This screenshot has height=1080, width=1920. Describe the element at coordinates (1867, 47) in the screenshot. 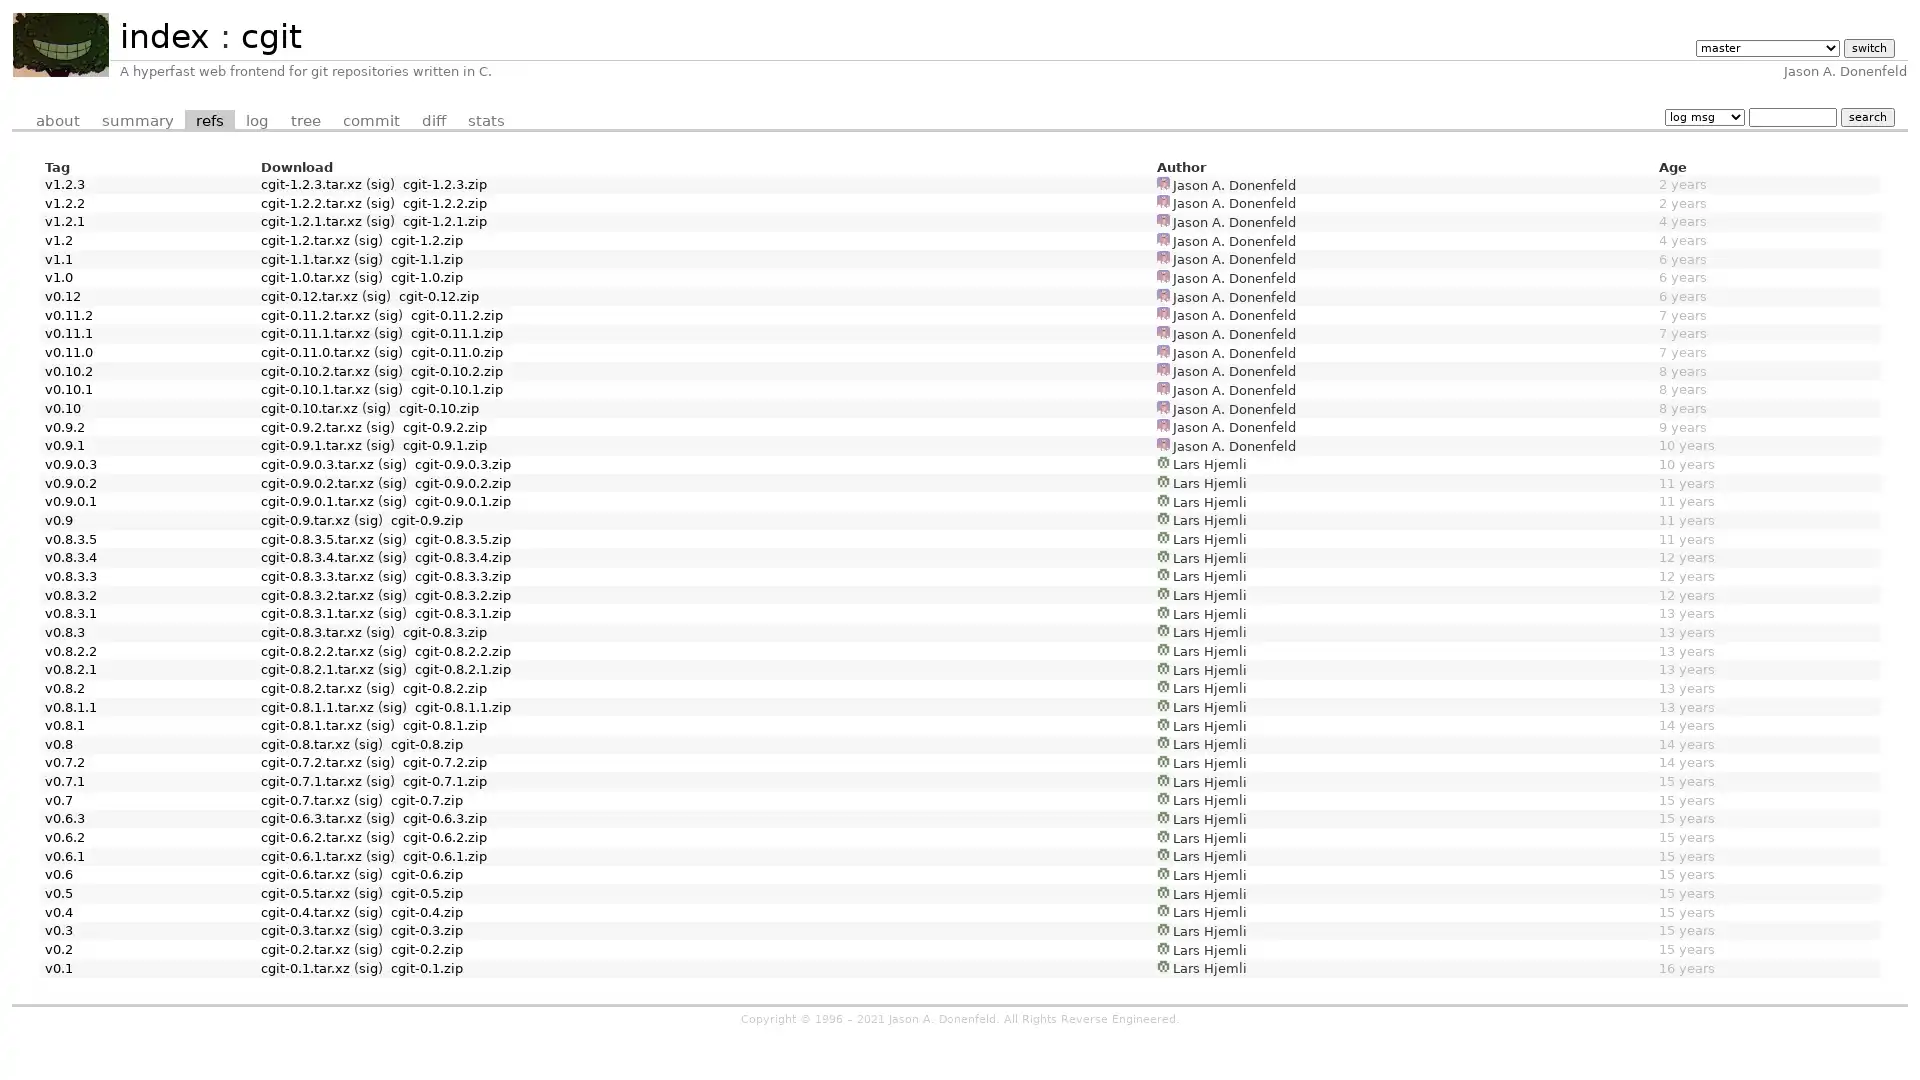

I see `switch` at that location.